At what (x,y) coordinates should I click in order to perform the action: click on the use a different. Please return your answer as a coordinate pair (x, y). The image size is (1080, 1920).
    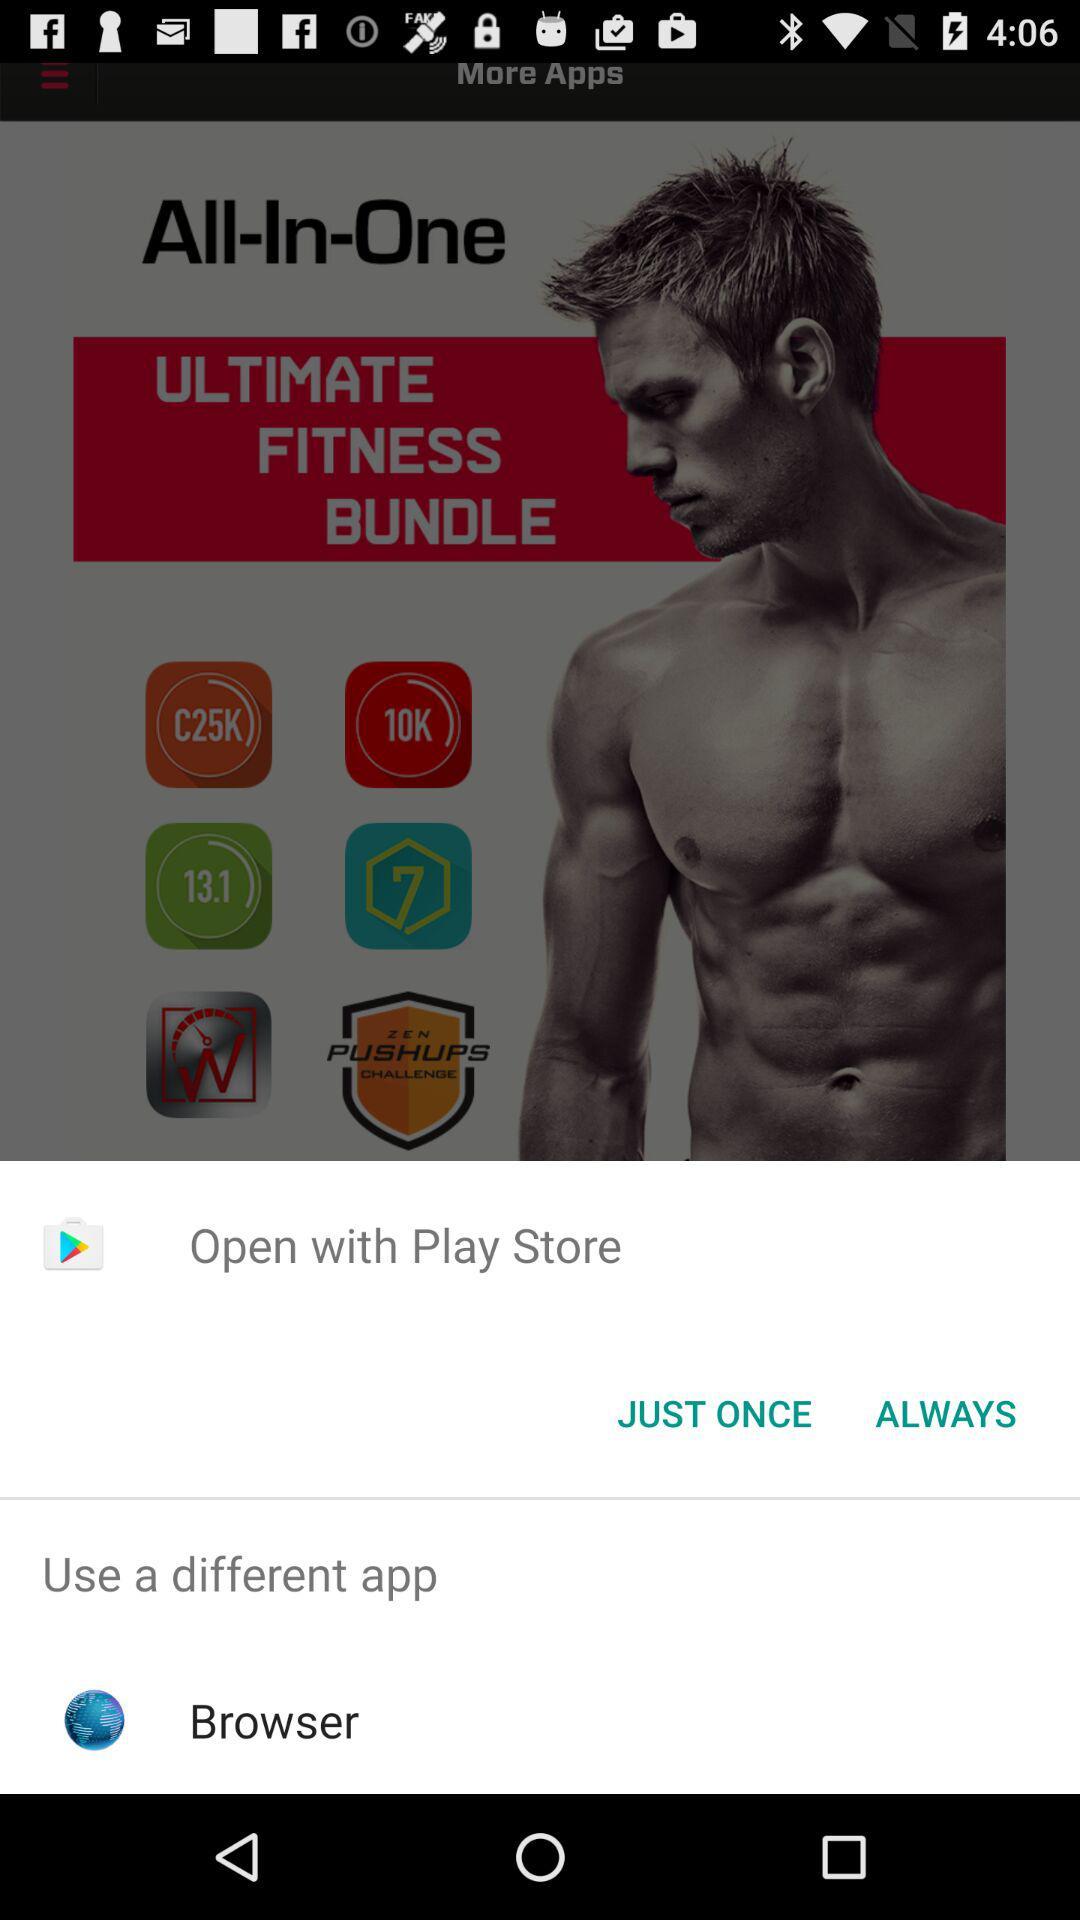
    Looking at the image, I should click on (540, 1572).